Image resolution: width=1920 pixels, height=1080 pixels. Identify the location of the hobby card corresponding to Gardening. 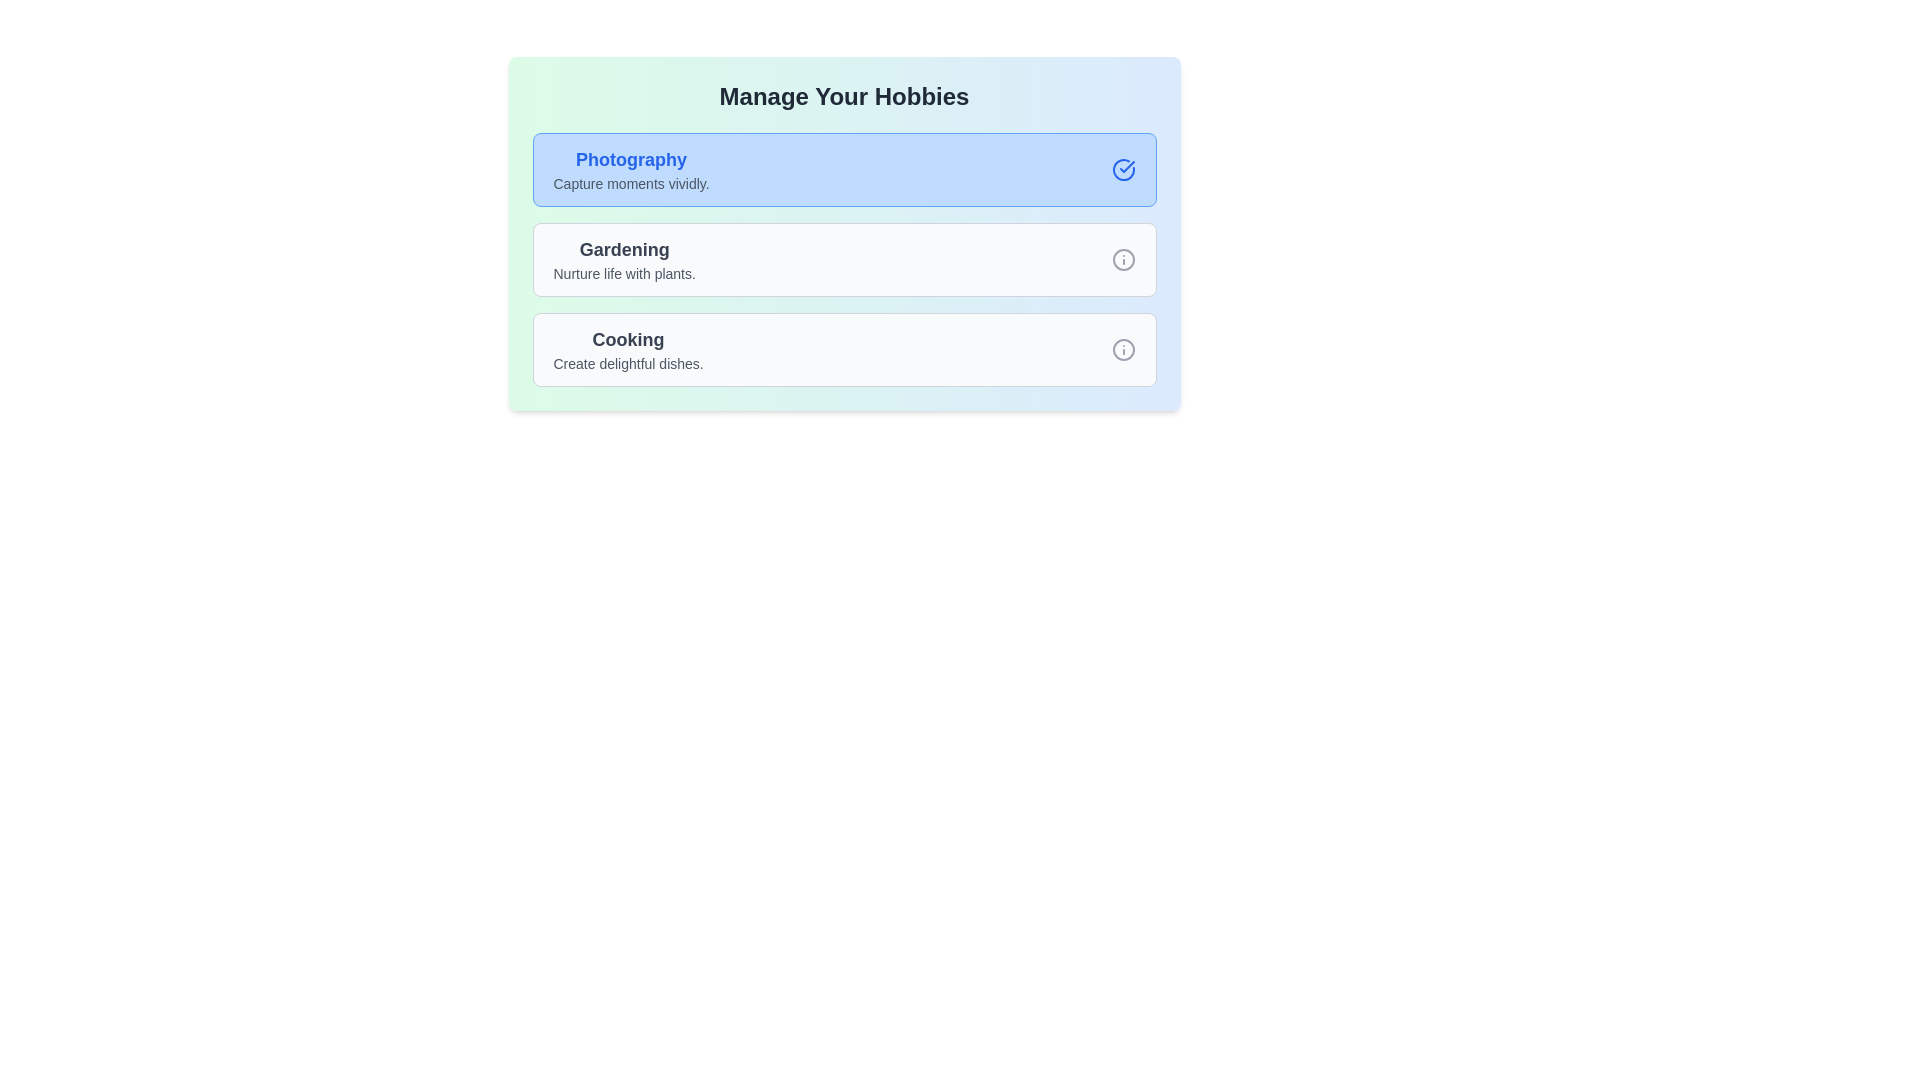
(844, 258).